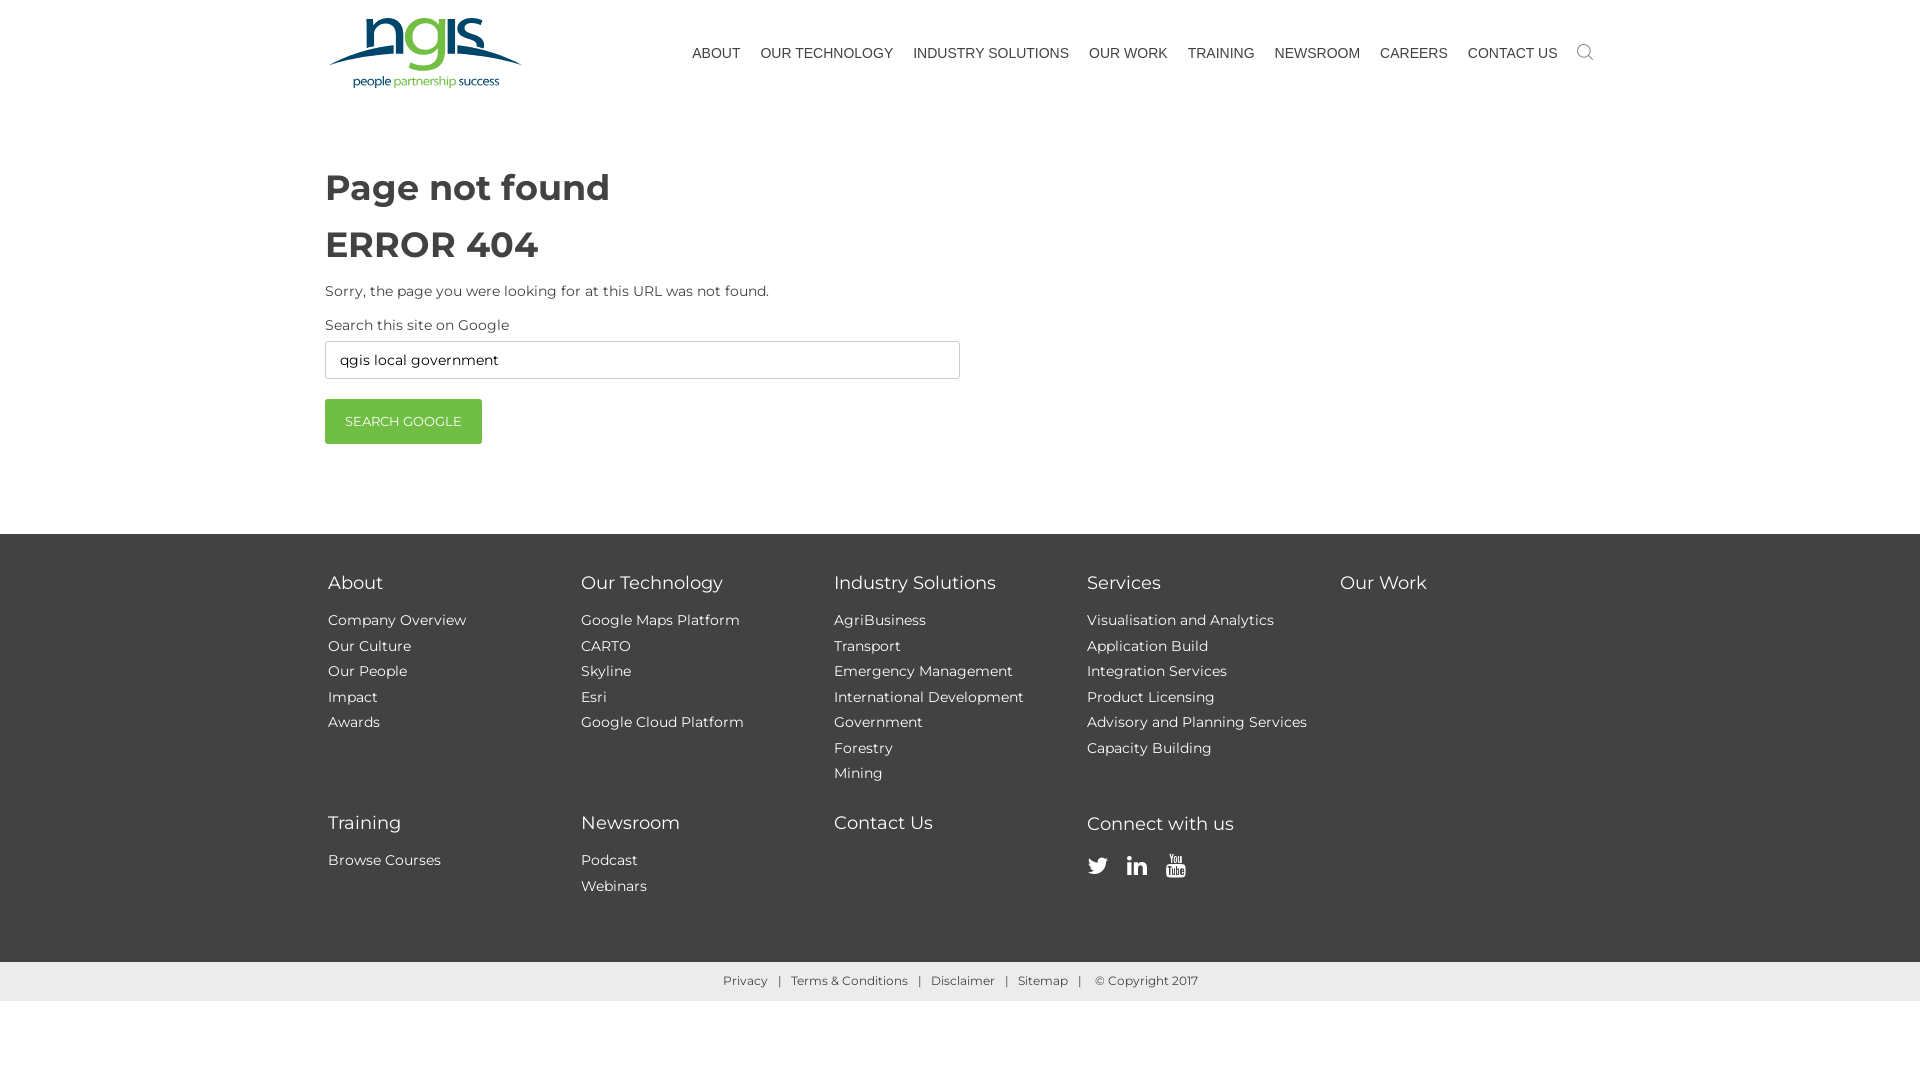  Describe the element at coordinates (1318, 52) in the screenshot. I see `'NEWSROOM'` at that location.